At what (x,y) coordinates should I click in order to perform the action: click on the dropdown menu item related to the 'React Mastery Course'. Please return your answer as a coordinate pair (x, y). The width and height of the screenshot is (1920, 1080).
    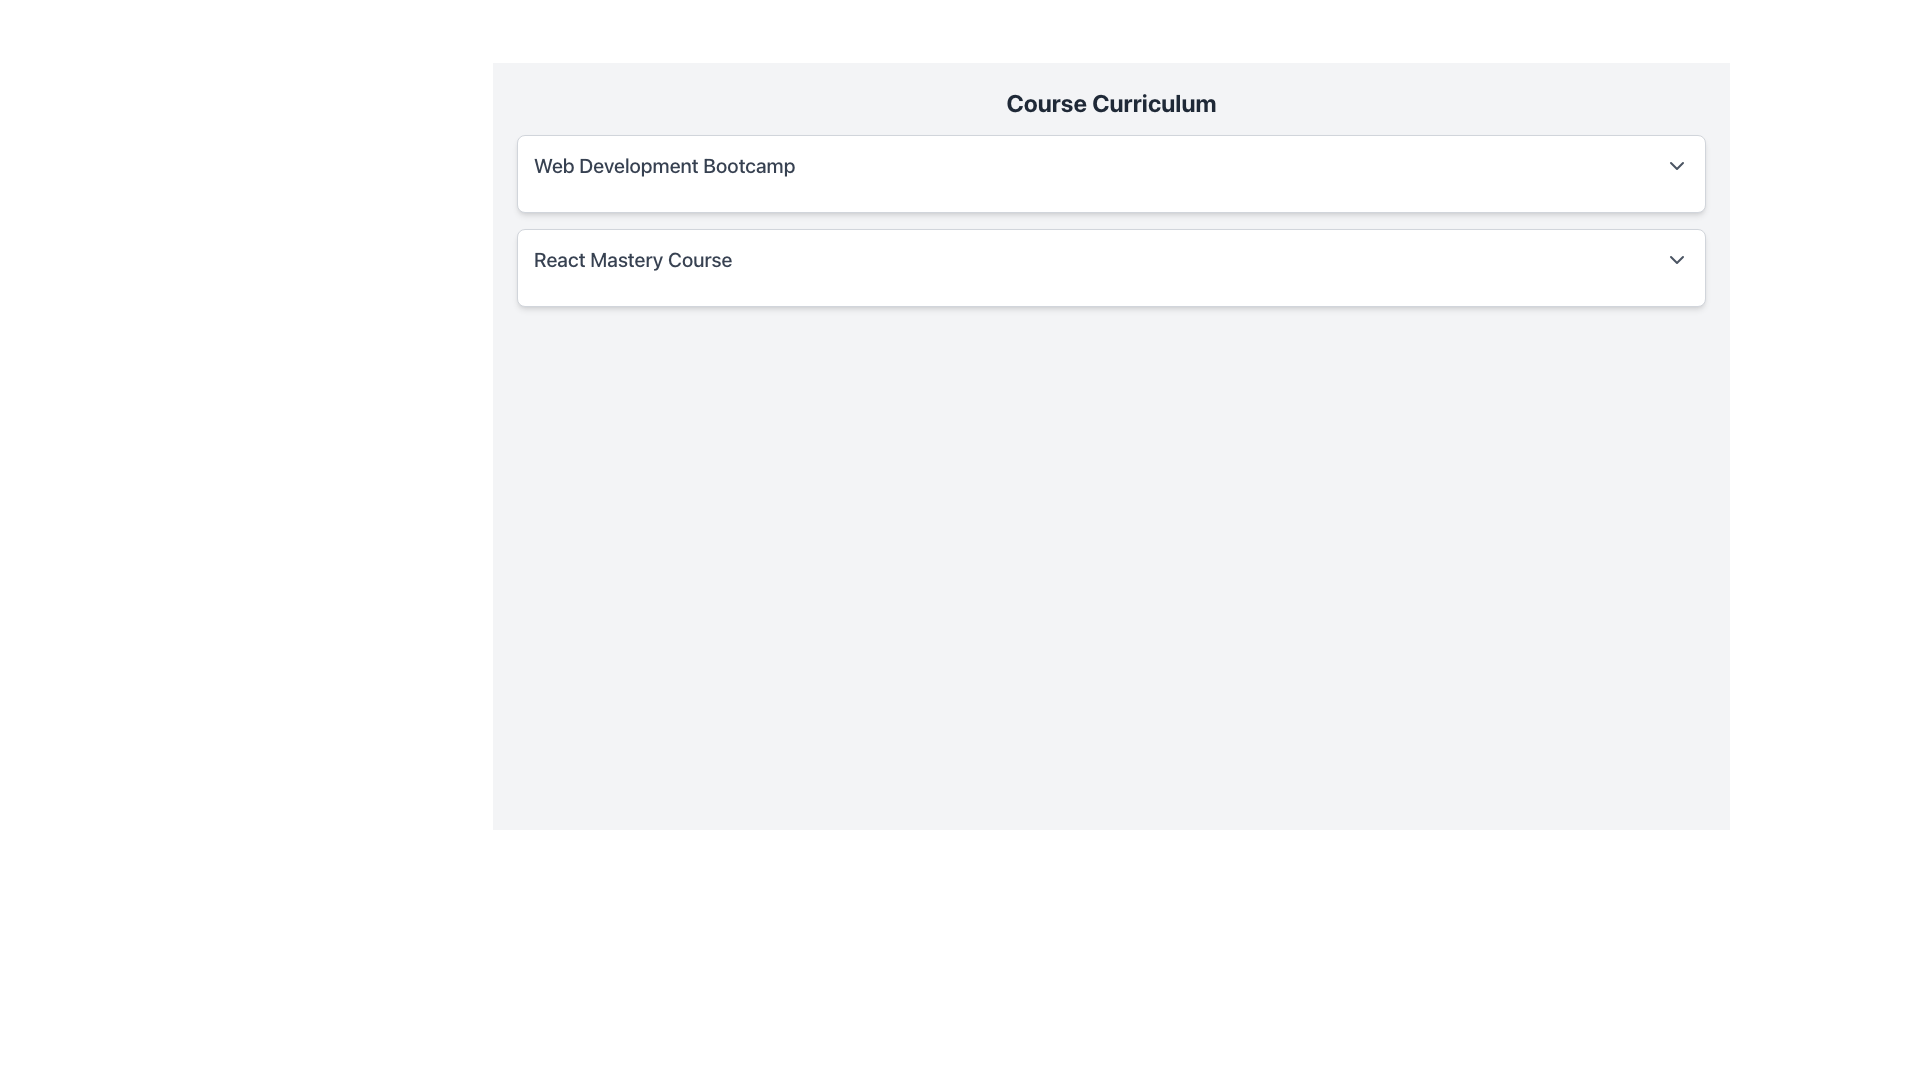
    Looking at the image, I should click on (1110, 258).